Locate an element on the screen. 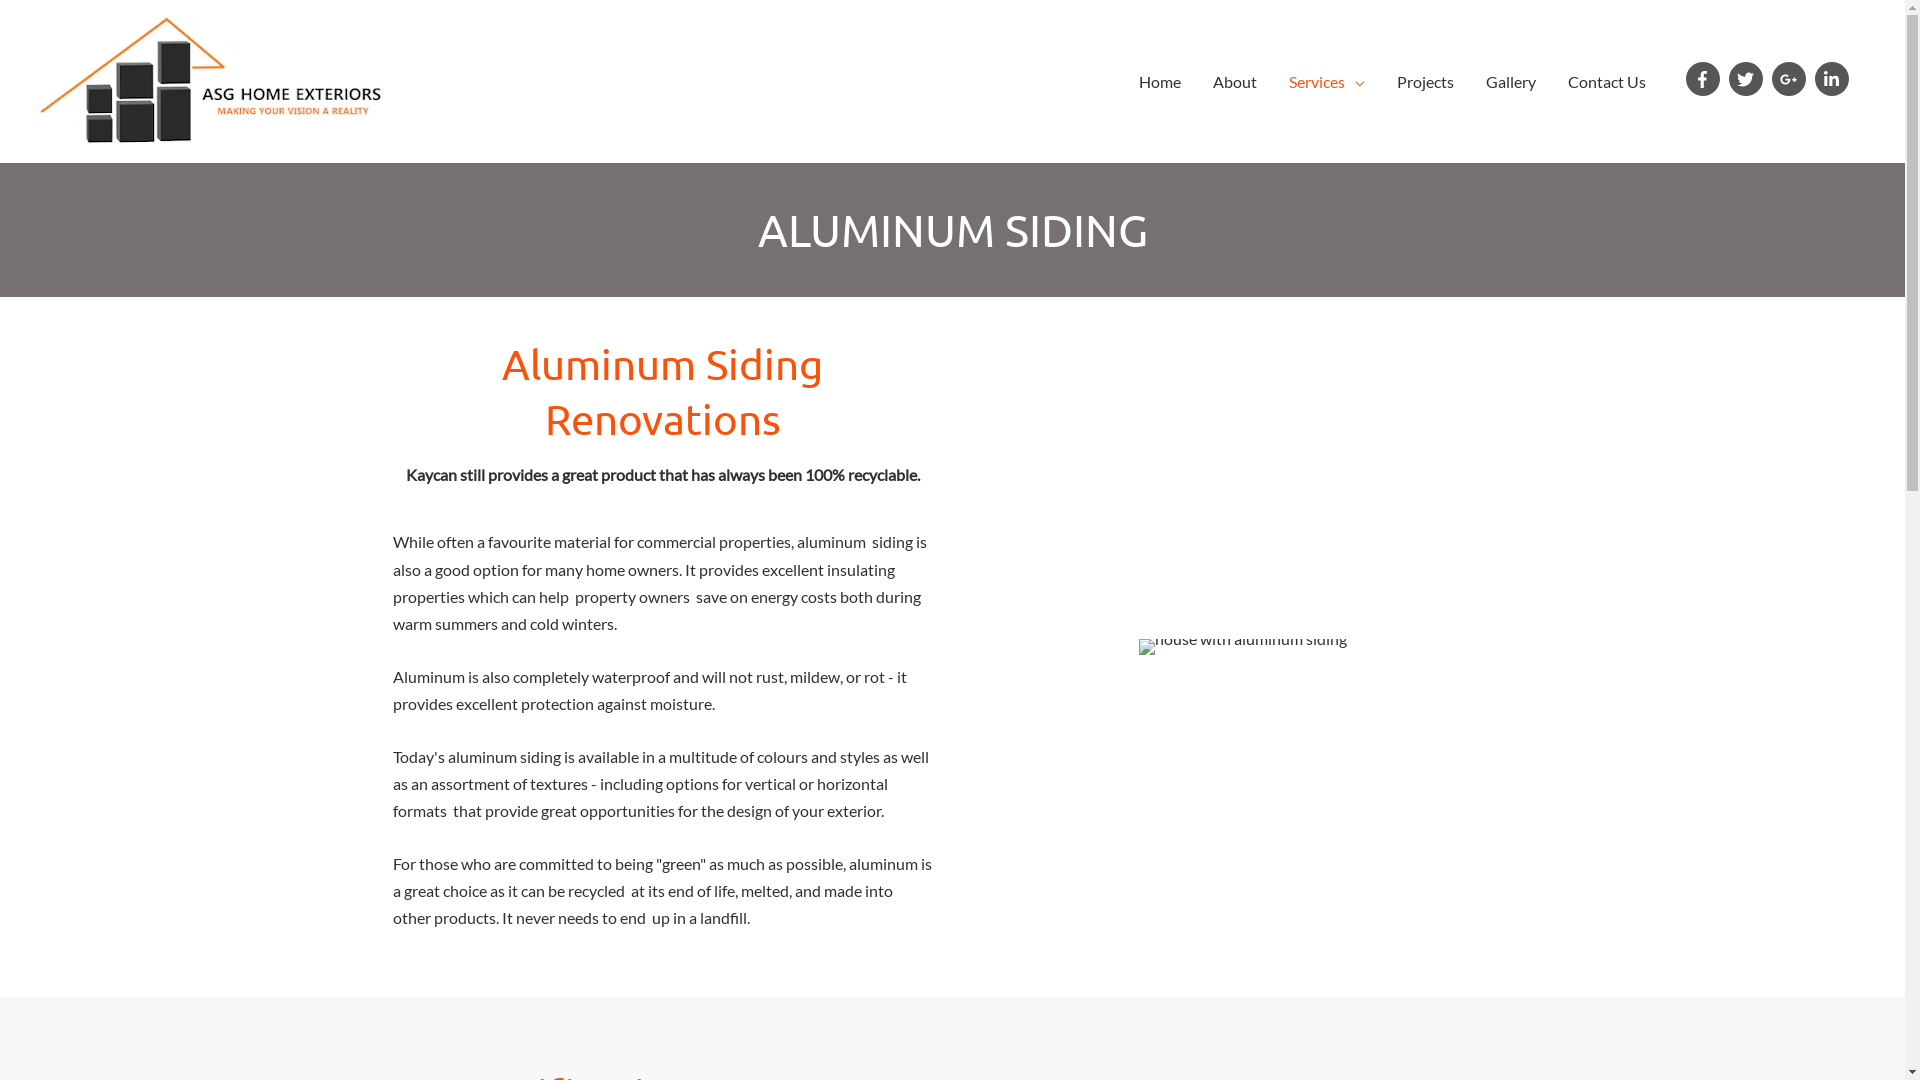 The width and height of the screenshot is (1920, 1080). 'Contact Us' is located at coordinates (1607, 80).